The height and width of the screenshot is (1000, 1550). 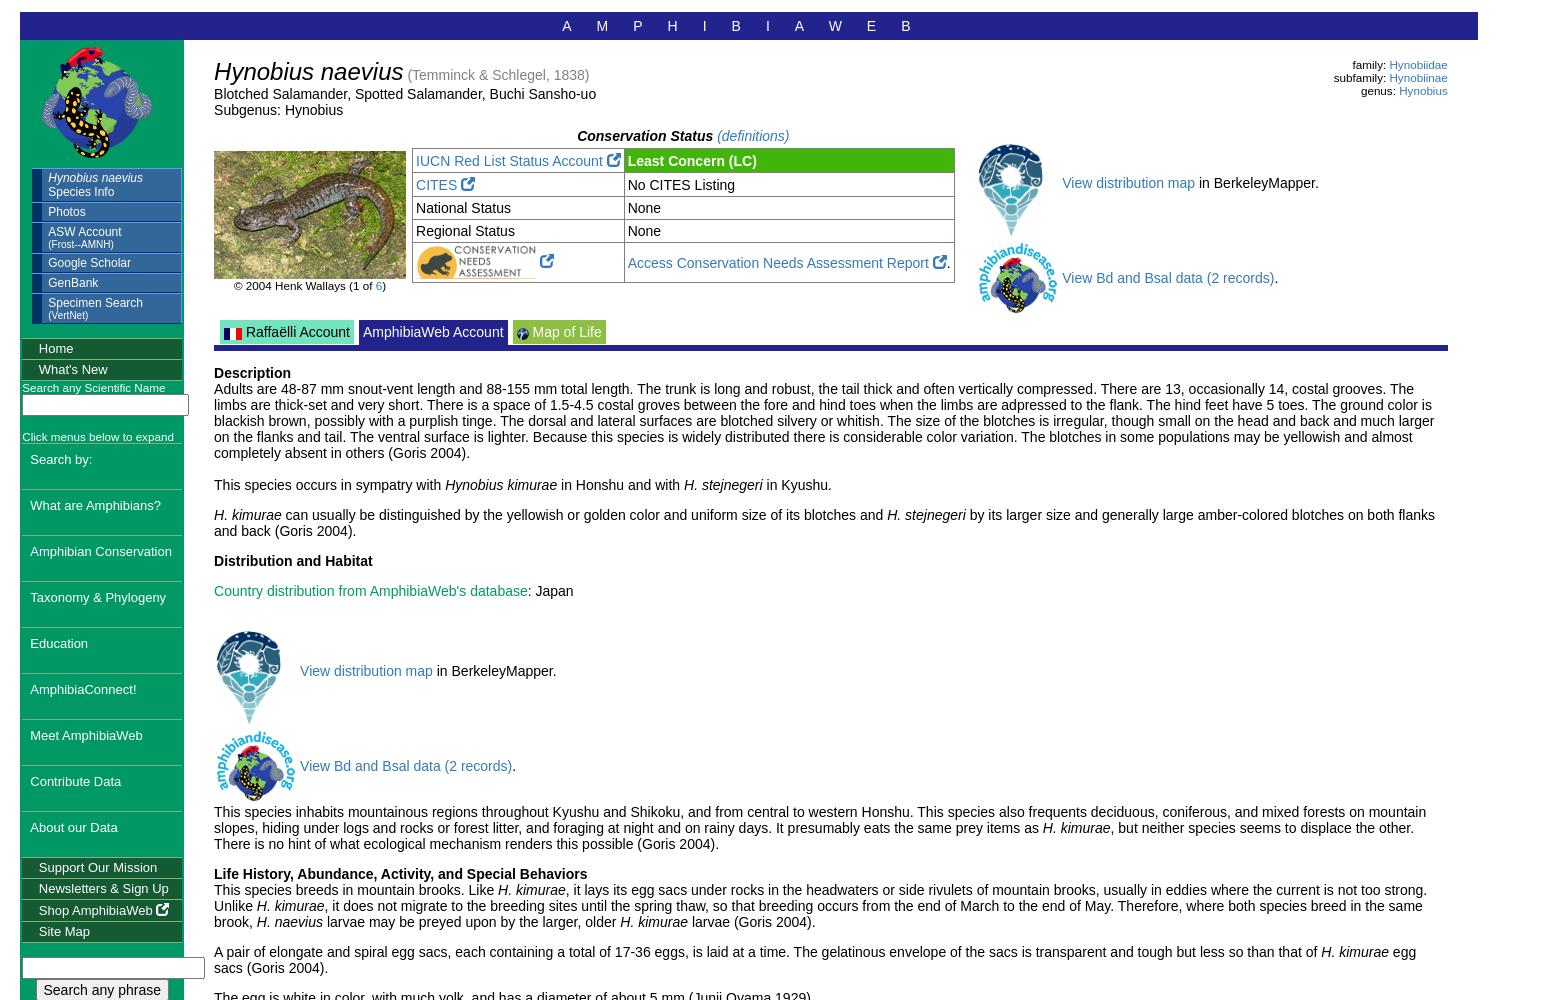 What do you see at coordinates (322, 921) in the screenshot?
I see `'larvae may be preyed upon by the larger, older'` at bounding box center [322, 921].